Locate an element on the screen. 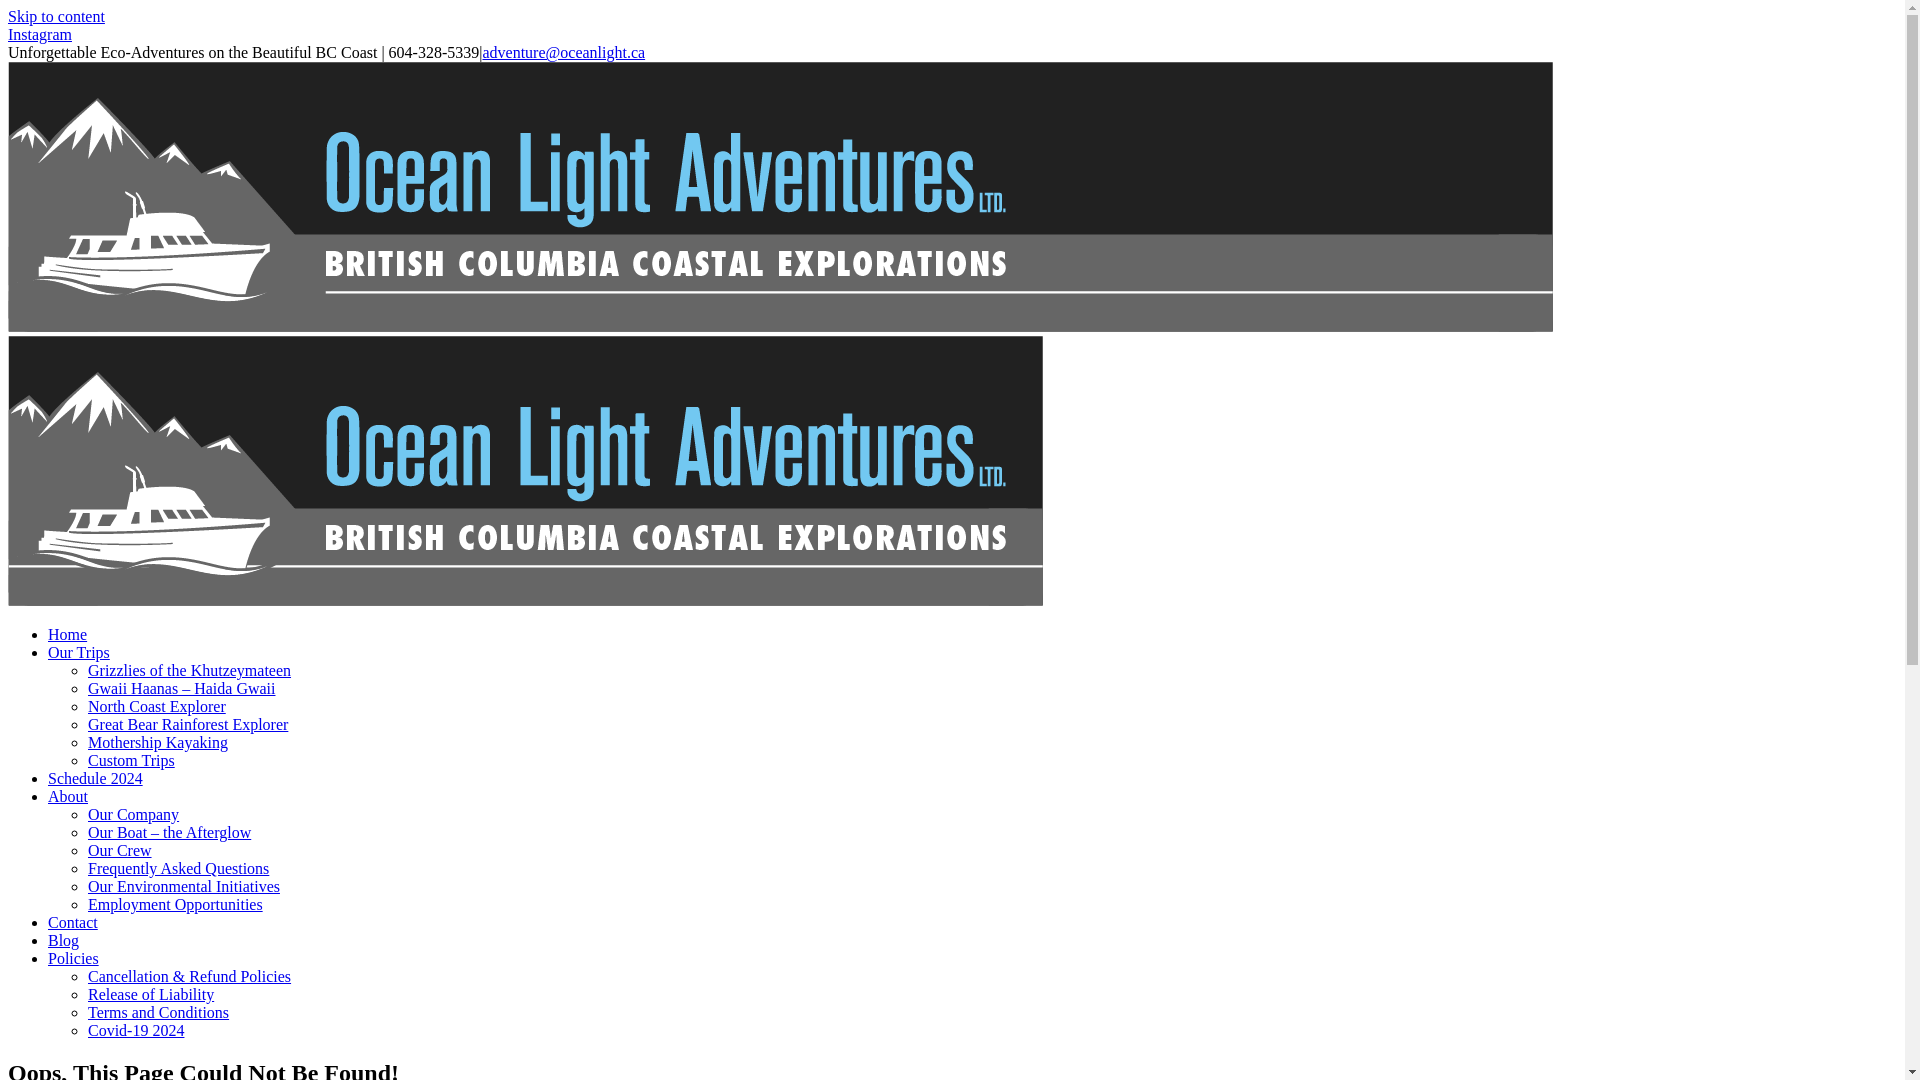 Image resolution: width=1920 pixels, height=1080 pixels. 'Release of Liability' is located at coordinates (149, 994).